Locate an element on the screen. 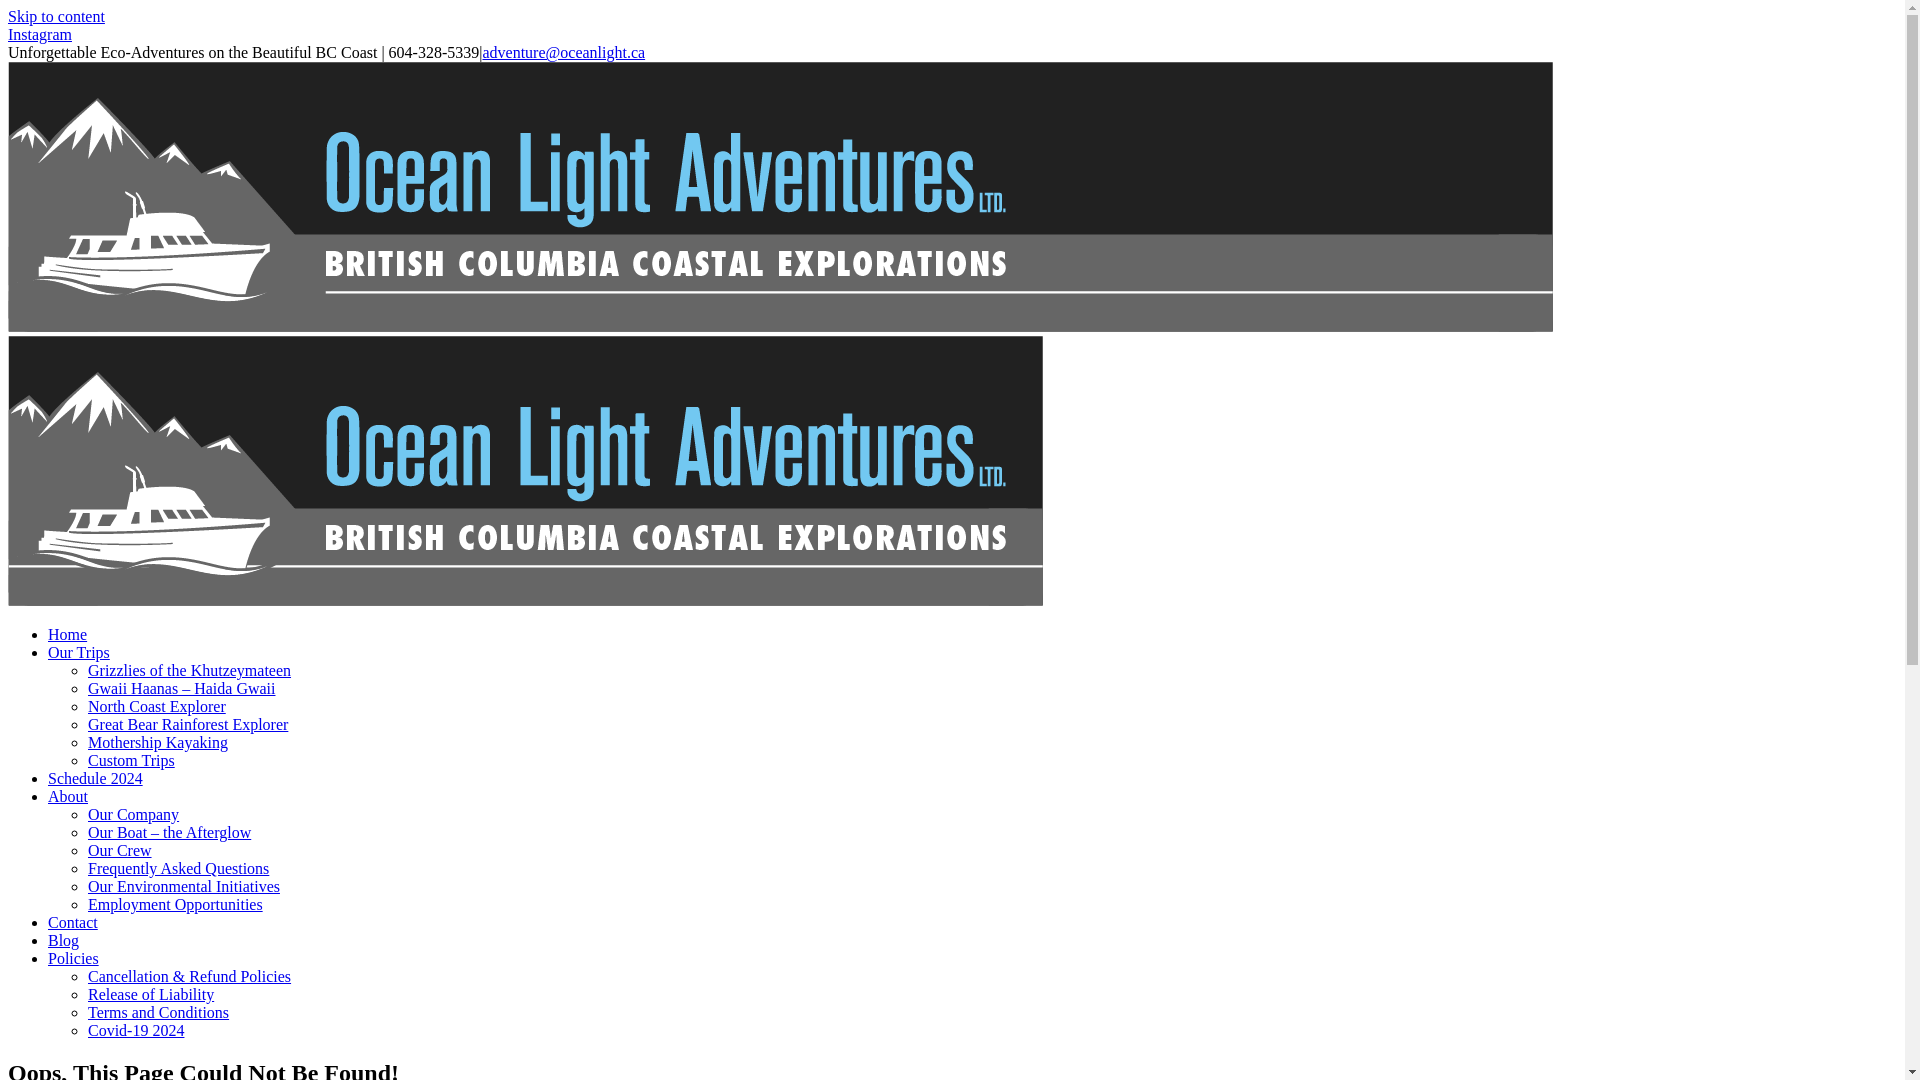 Image resolution: width=1920 pixels, height=1080 pixels. 'Release of Liability' is located at coordinates (149, 994).